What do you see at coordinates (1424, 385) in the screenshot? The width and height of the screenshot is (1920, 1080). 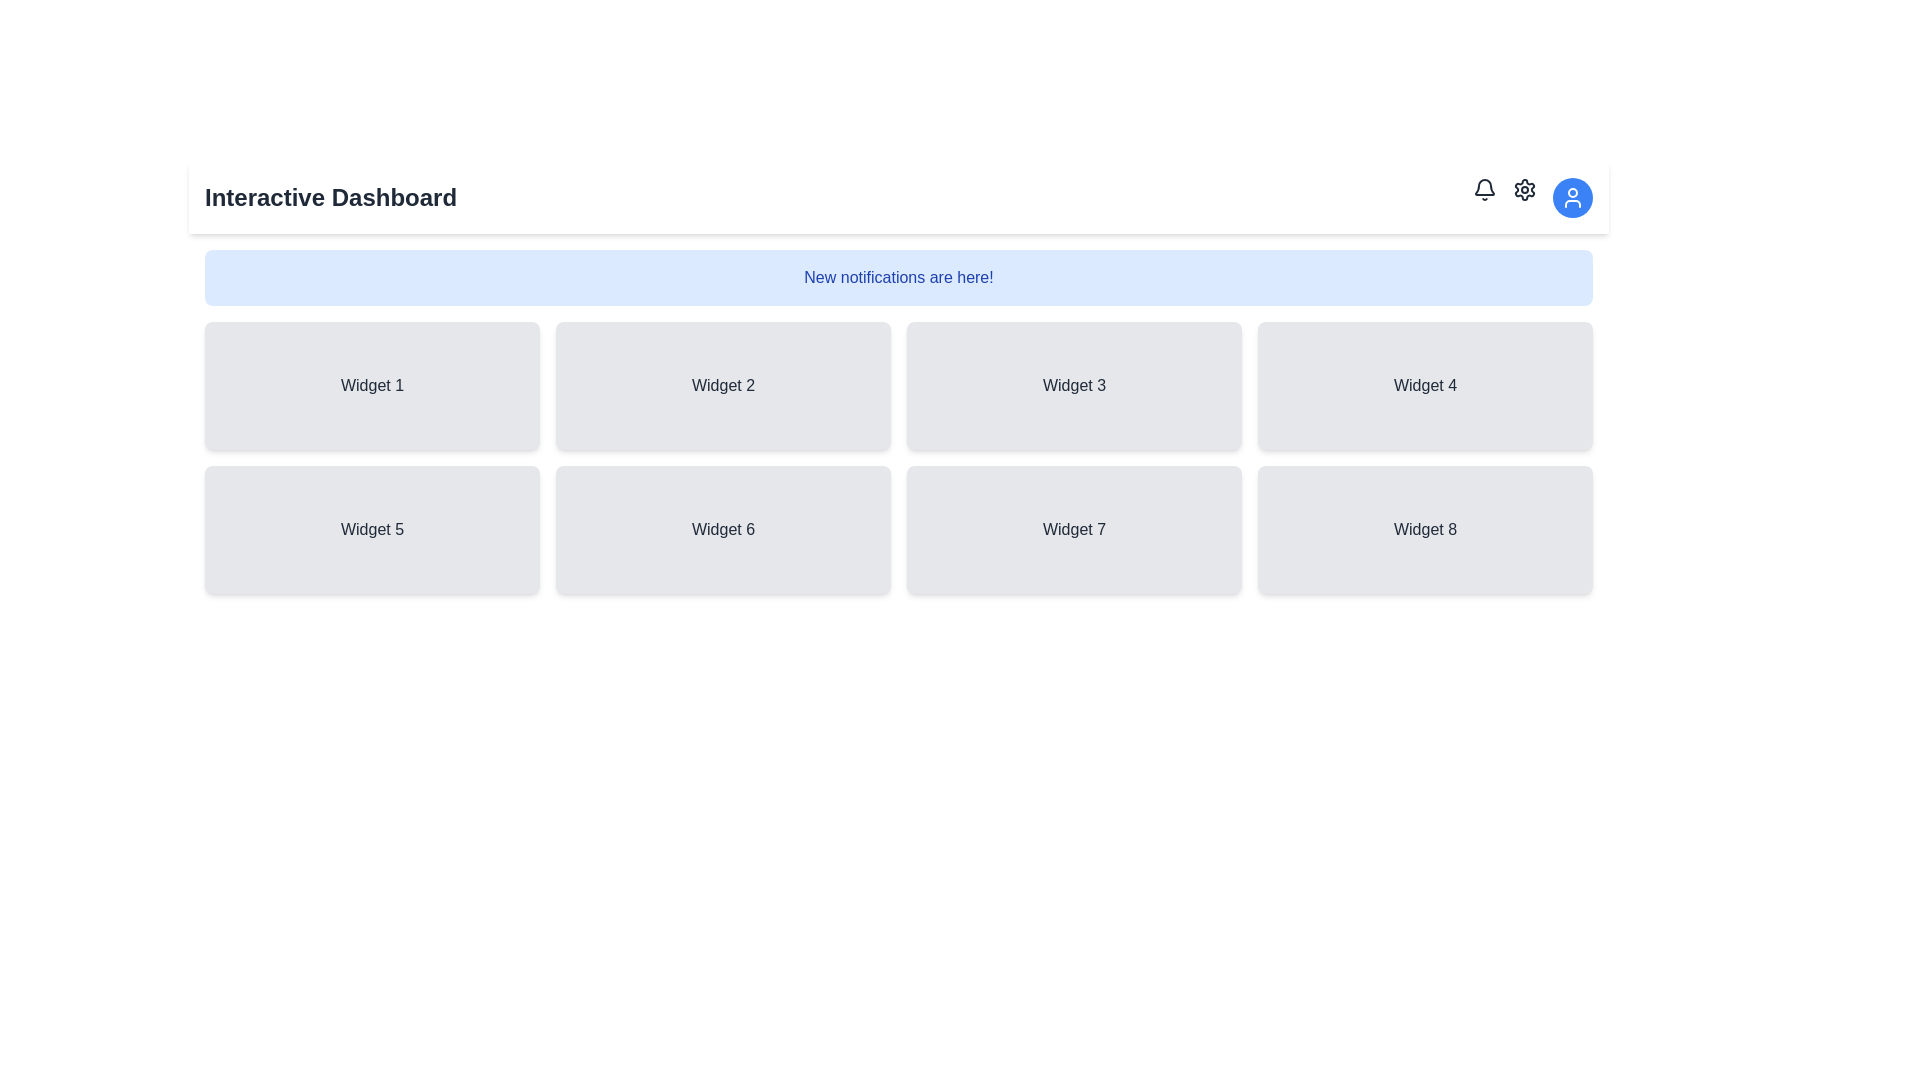 I see `the 'Widget 4' card containing the text label in the second row and fourth column of the grid layout for navigation or interaction` at bounding box center [1424, 385].